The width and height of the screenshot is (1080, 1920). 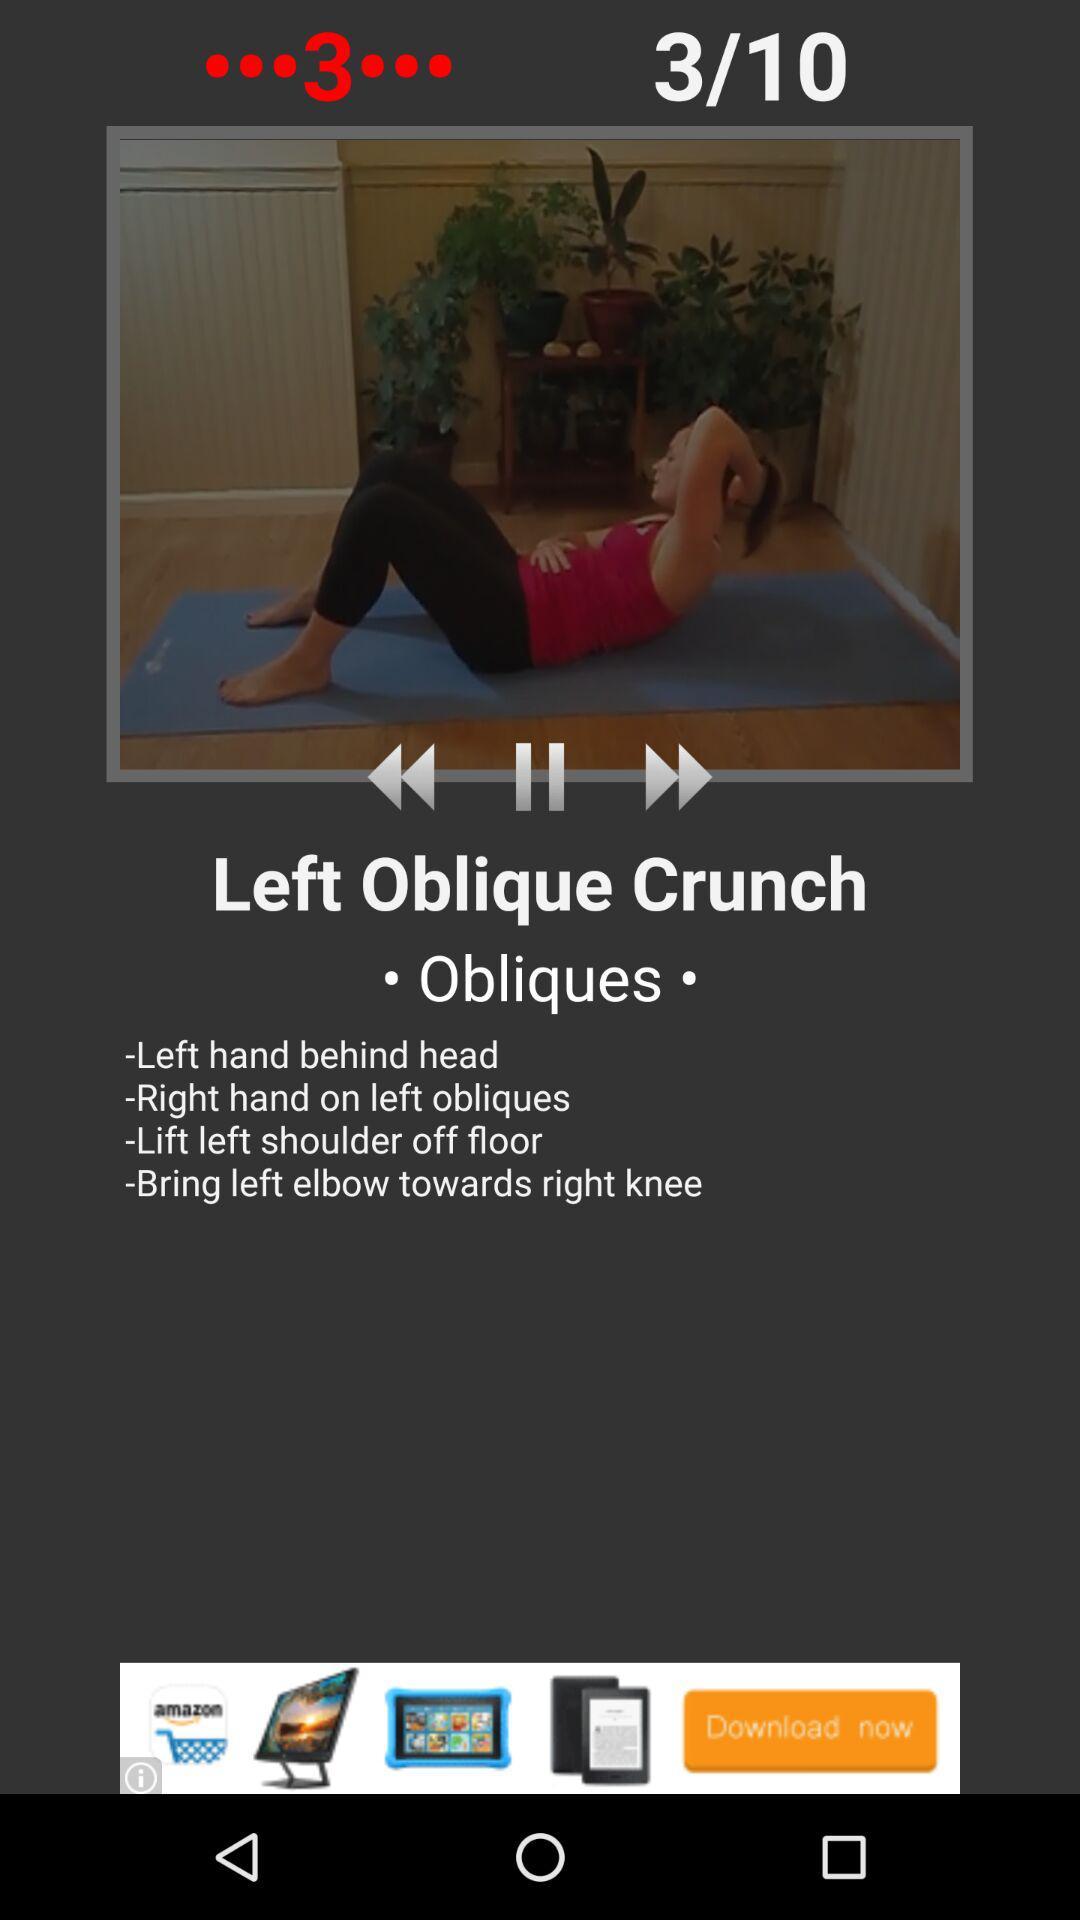 What do you see at coordinates (671, 776) in the screenshot?
I see `fast forward` at bounding box center [671, 776].